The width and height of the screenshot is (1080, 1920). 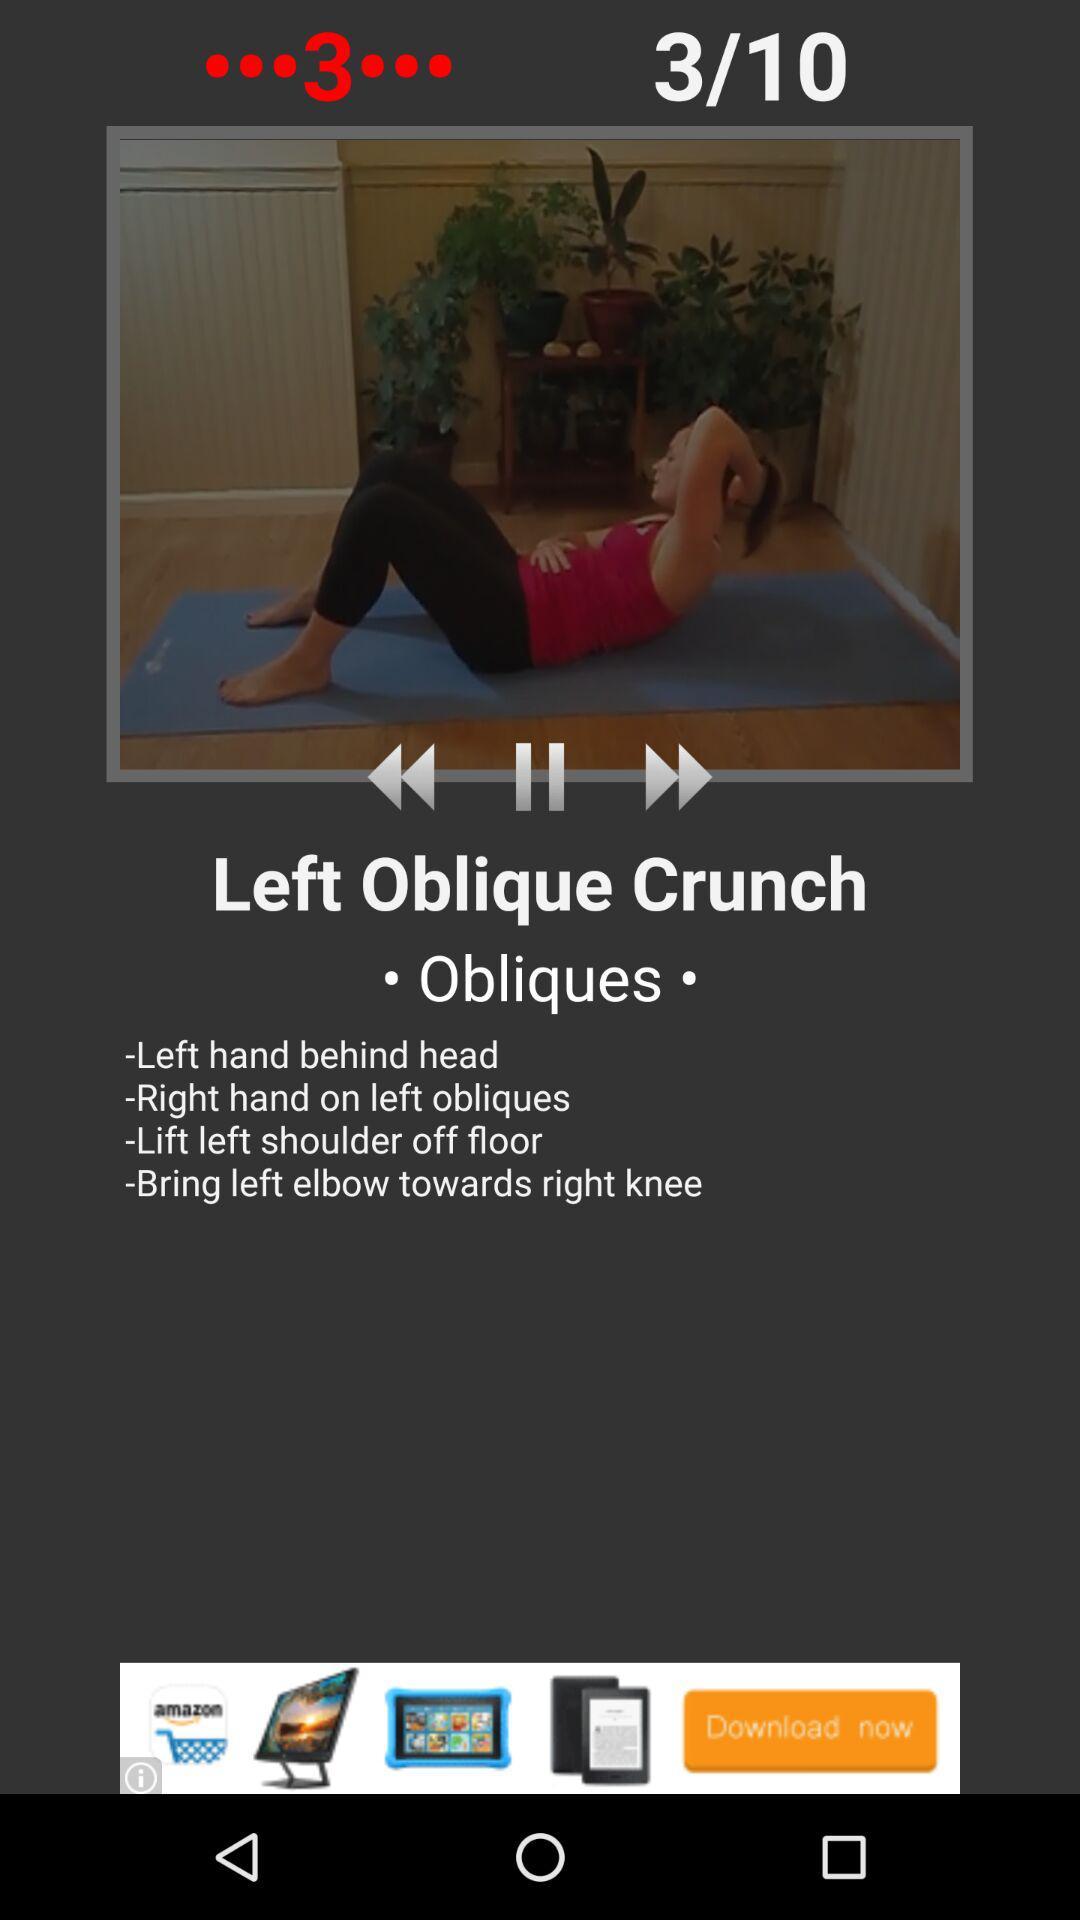 What do you see at coordinates (671, 776) in the screenshot?
I see `fast forward` at bounding box center [671, 776].